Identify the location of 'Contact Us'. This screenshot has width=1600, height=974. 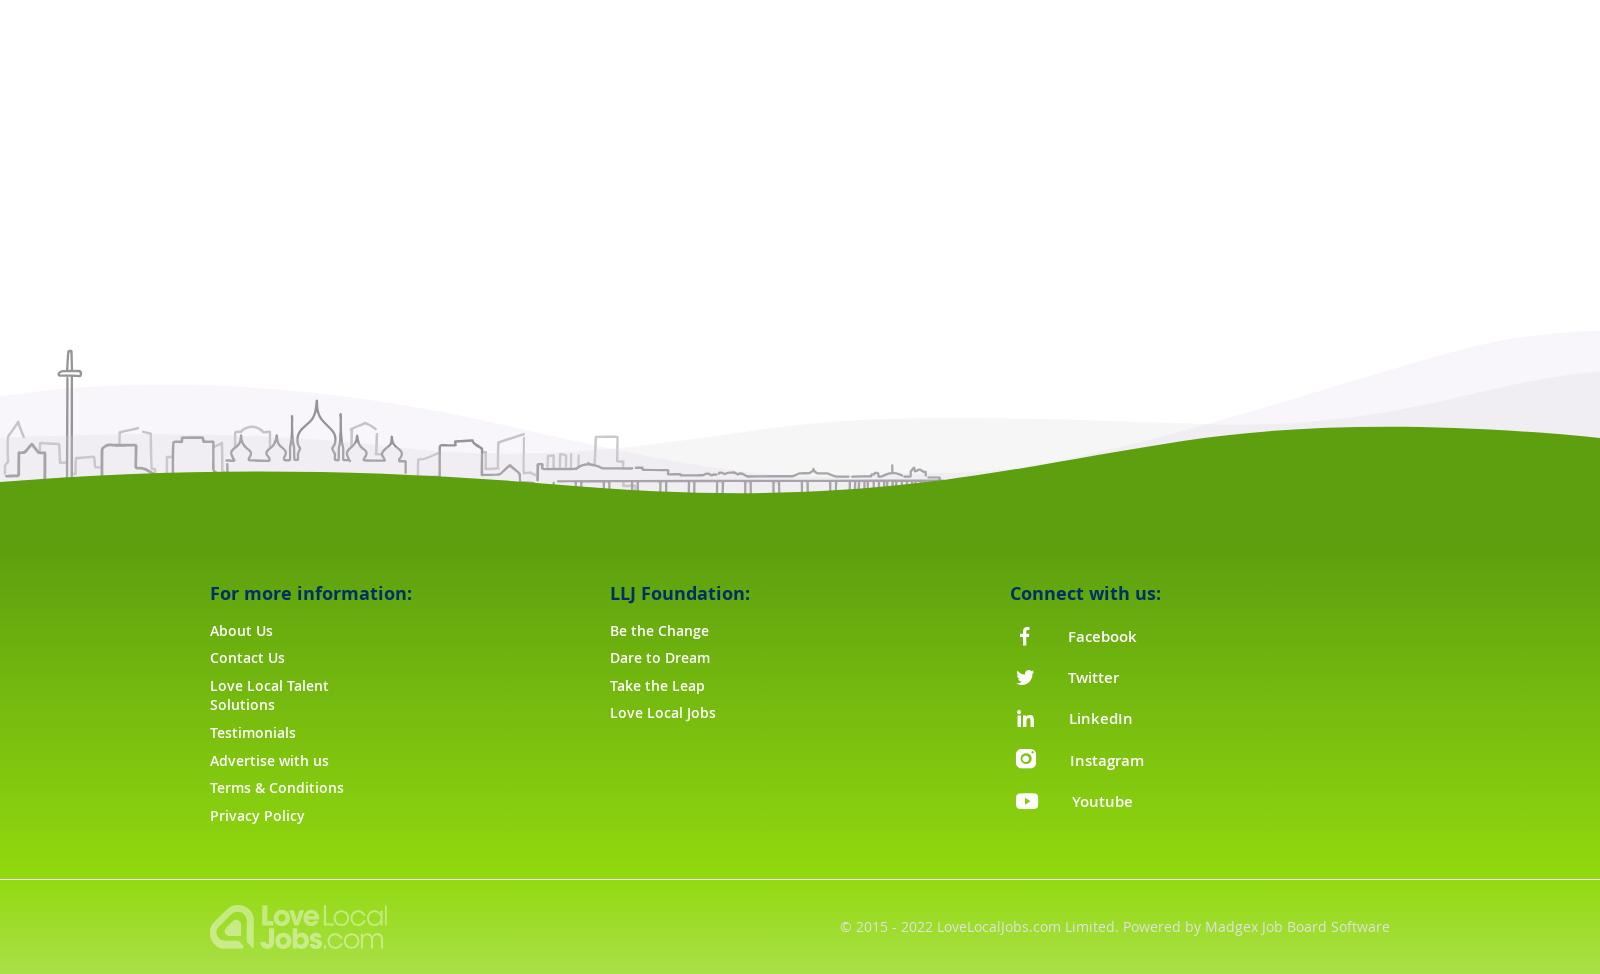
(247, 657).